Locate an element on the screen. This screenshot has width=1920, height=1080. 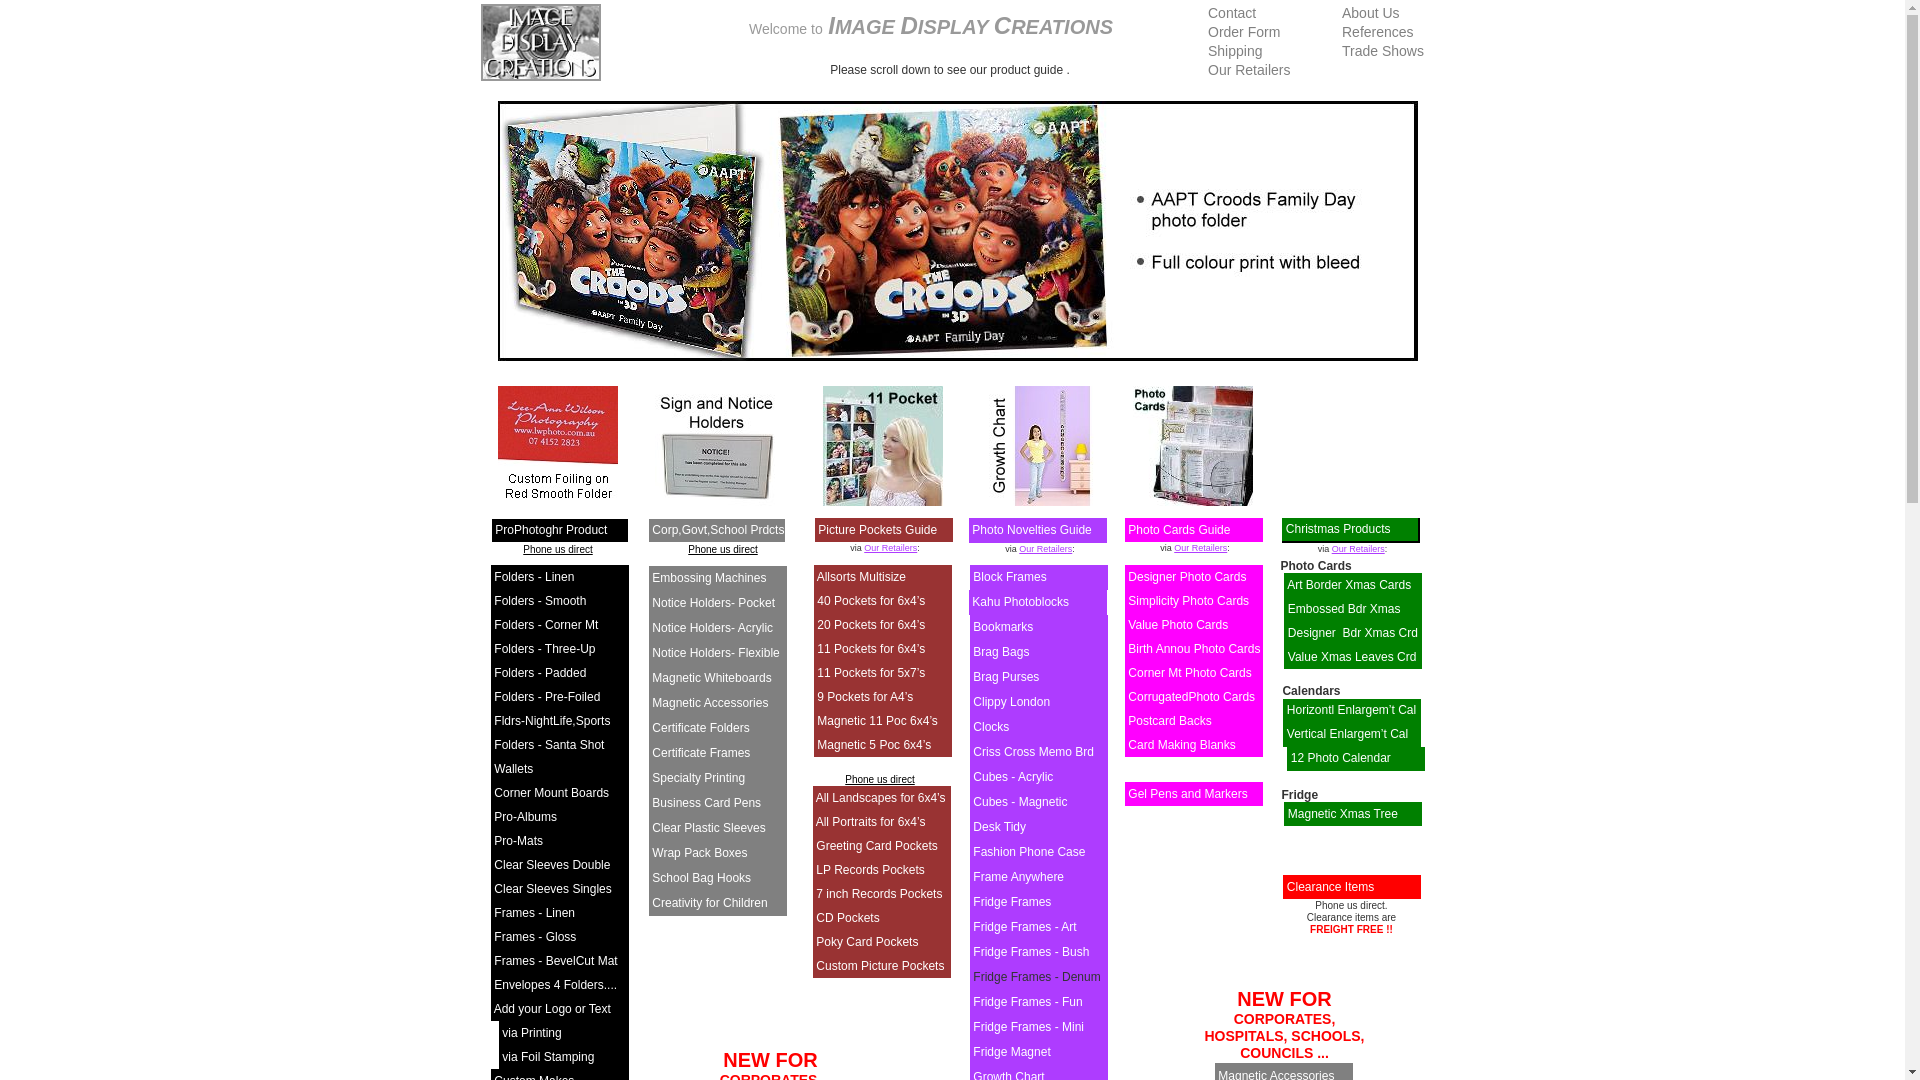
'Embossed Bdr Xmas' is located at coordinates (1344, 608).